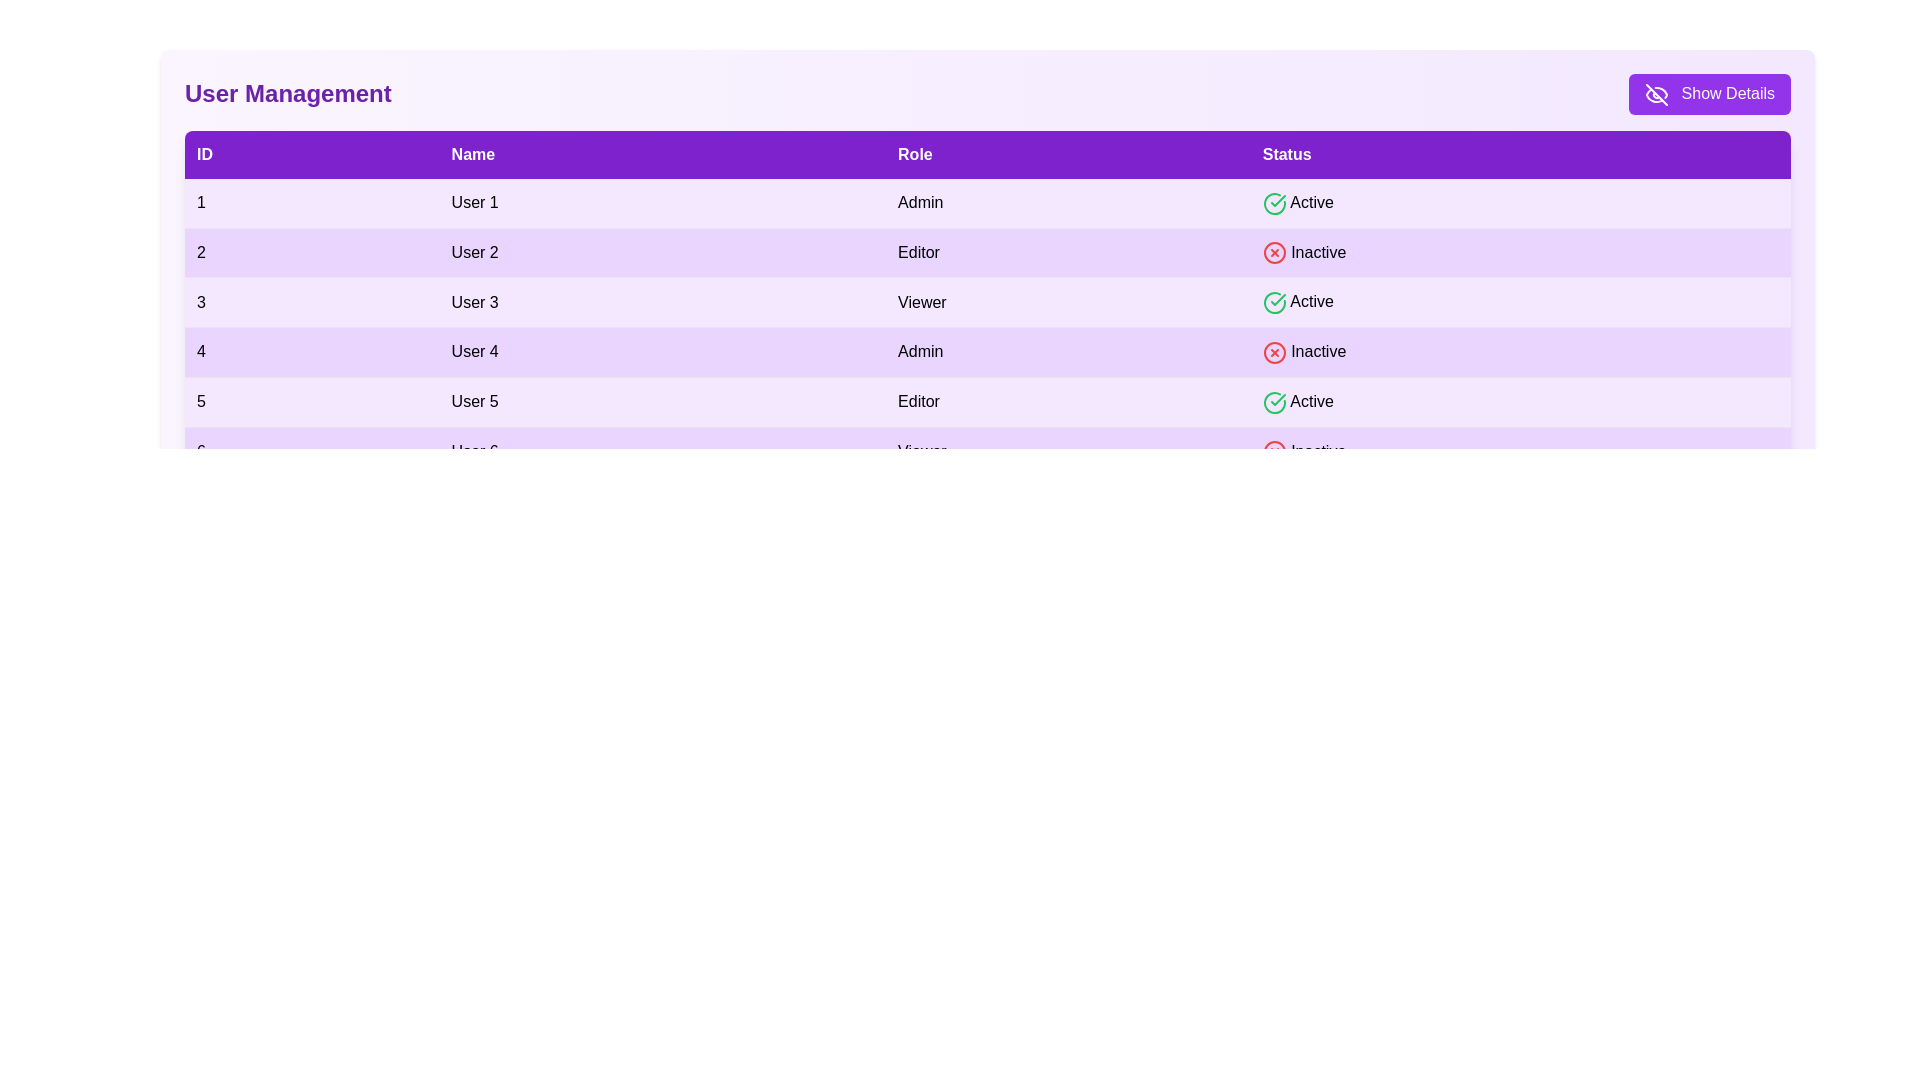 The height and width of the screenshot is (1080, 1920). I want to click on the Role header to sort the table by that column, so click(1067, 153).